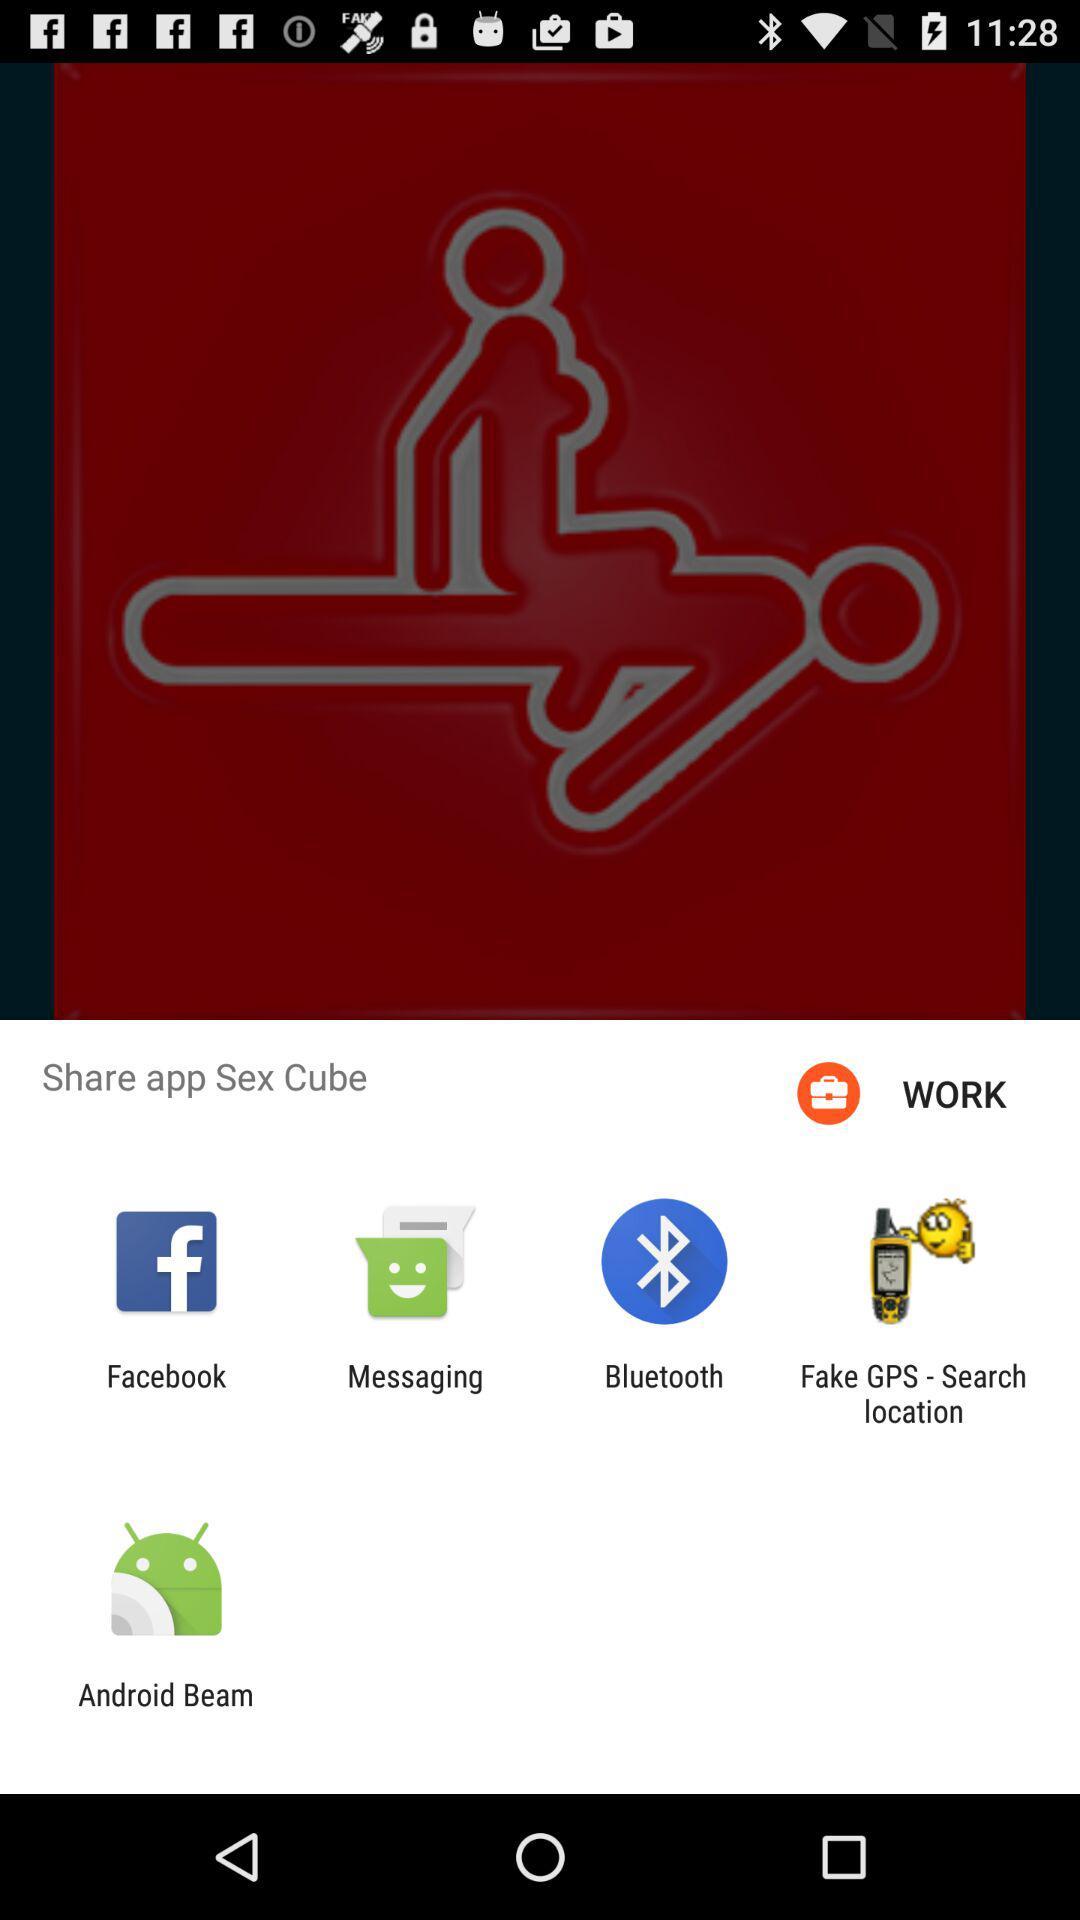 The image size is (1080, 1920). I want to click on the fake gps search icon, so click(913, 1392).